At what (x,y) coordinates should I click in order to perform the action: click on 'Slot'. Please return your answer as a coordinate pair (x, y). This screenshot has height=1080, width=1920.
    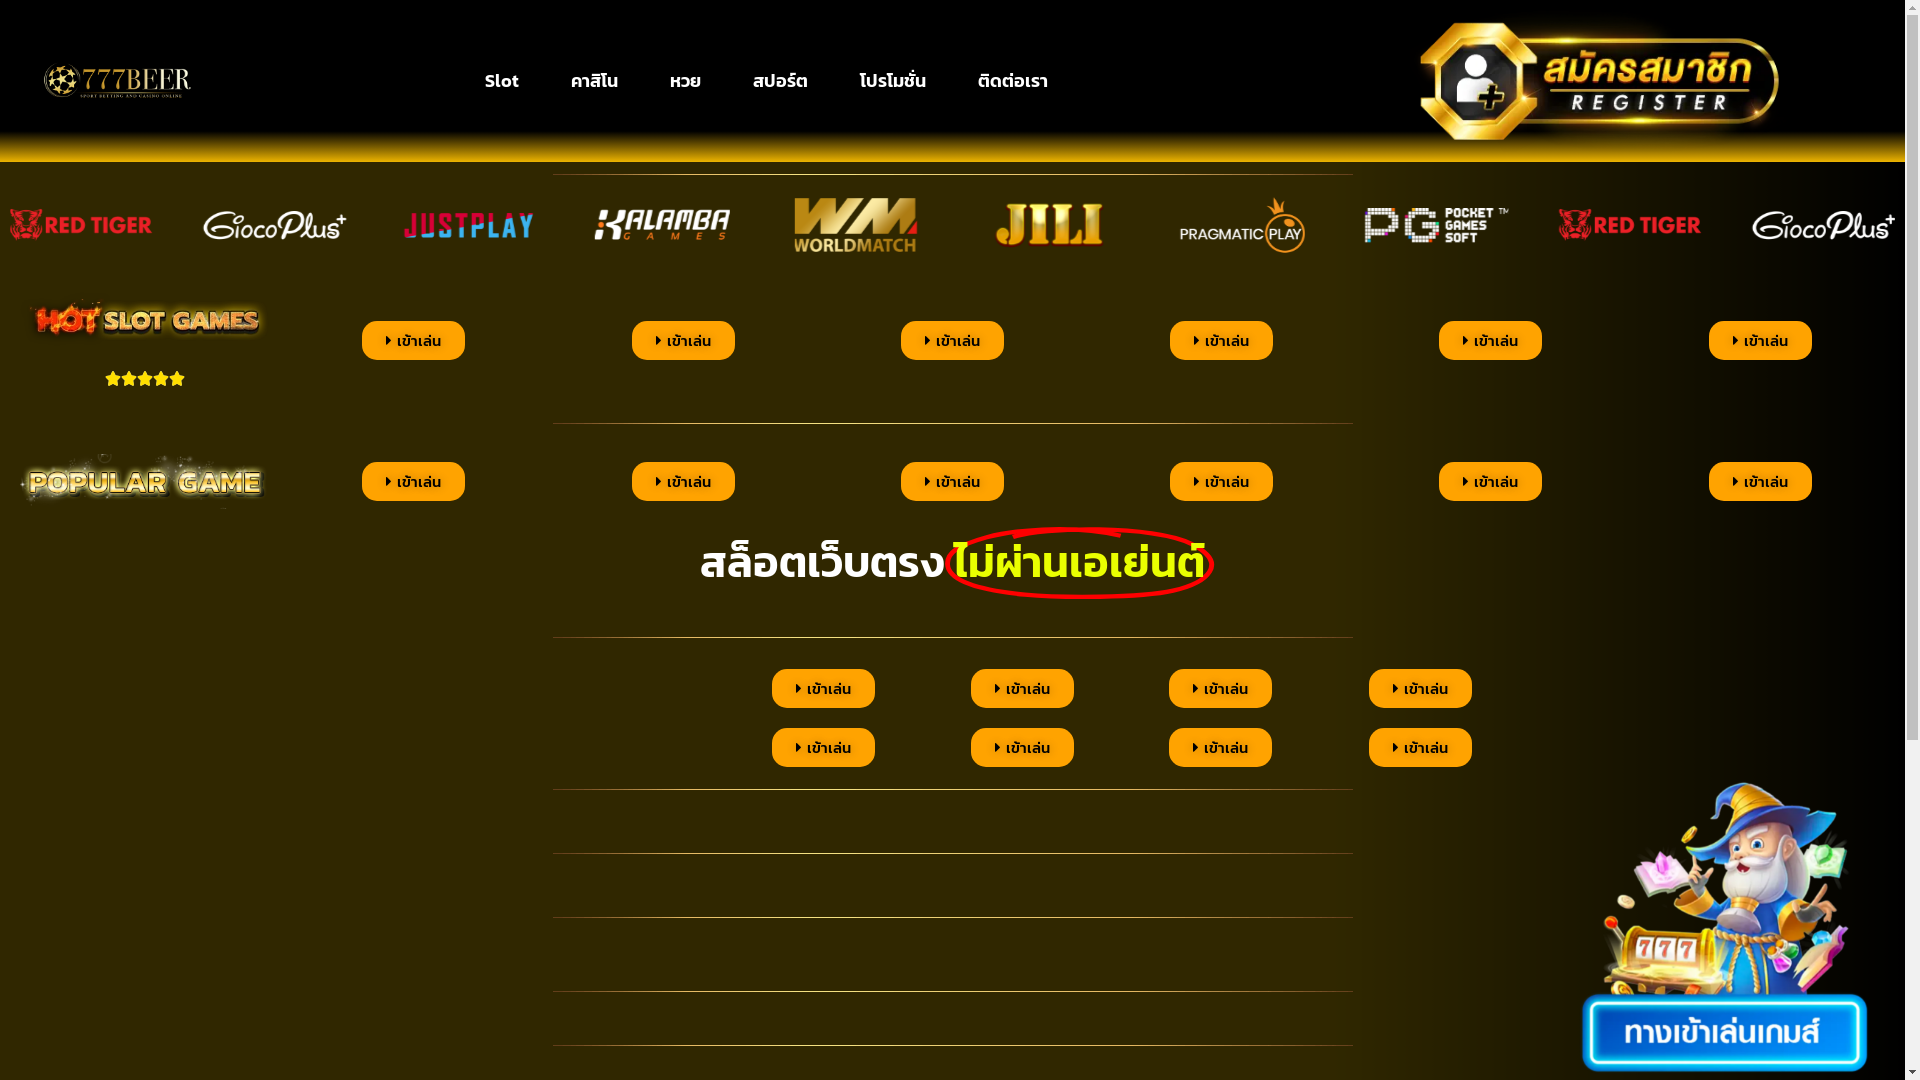
    Looking at the image, I should click on (502, 80).